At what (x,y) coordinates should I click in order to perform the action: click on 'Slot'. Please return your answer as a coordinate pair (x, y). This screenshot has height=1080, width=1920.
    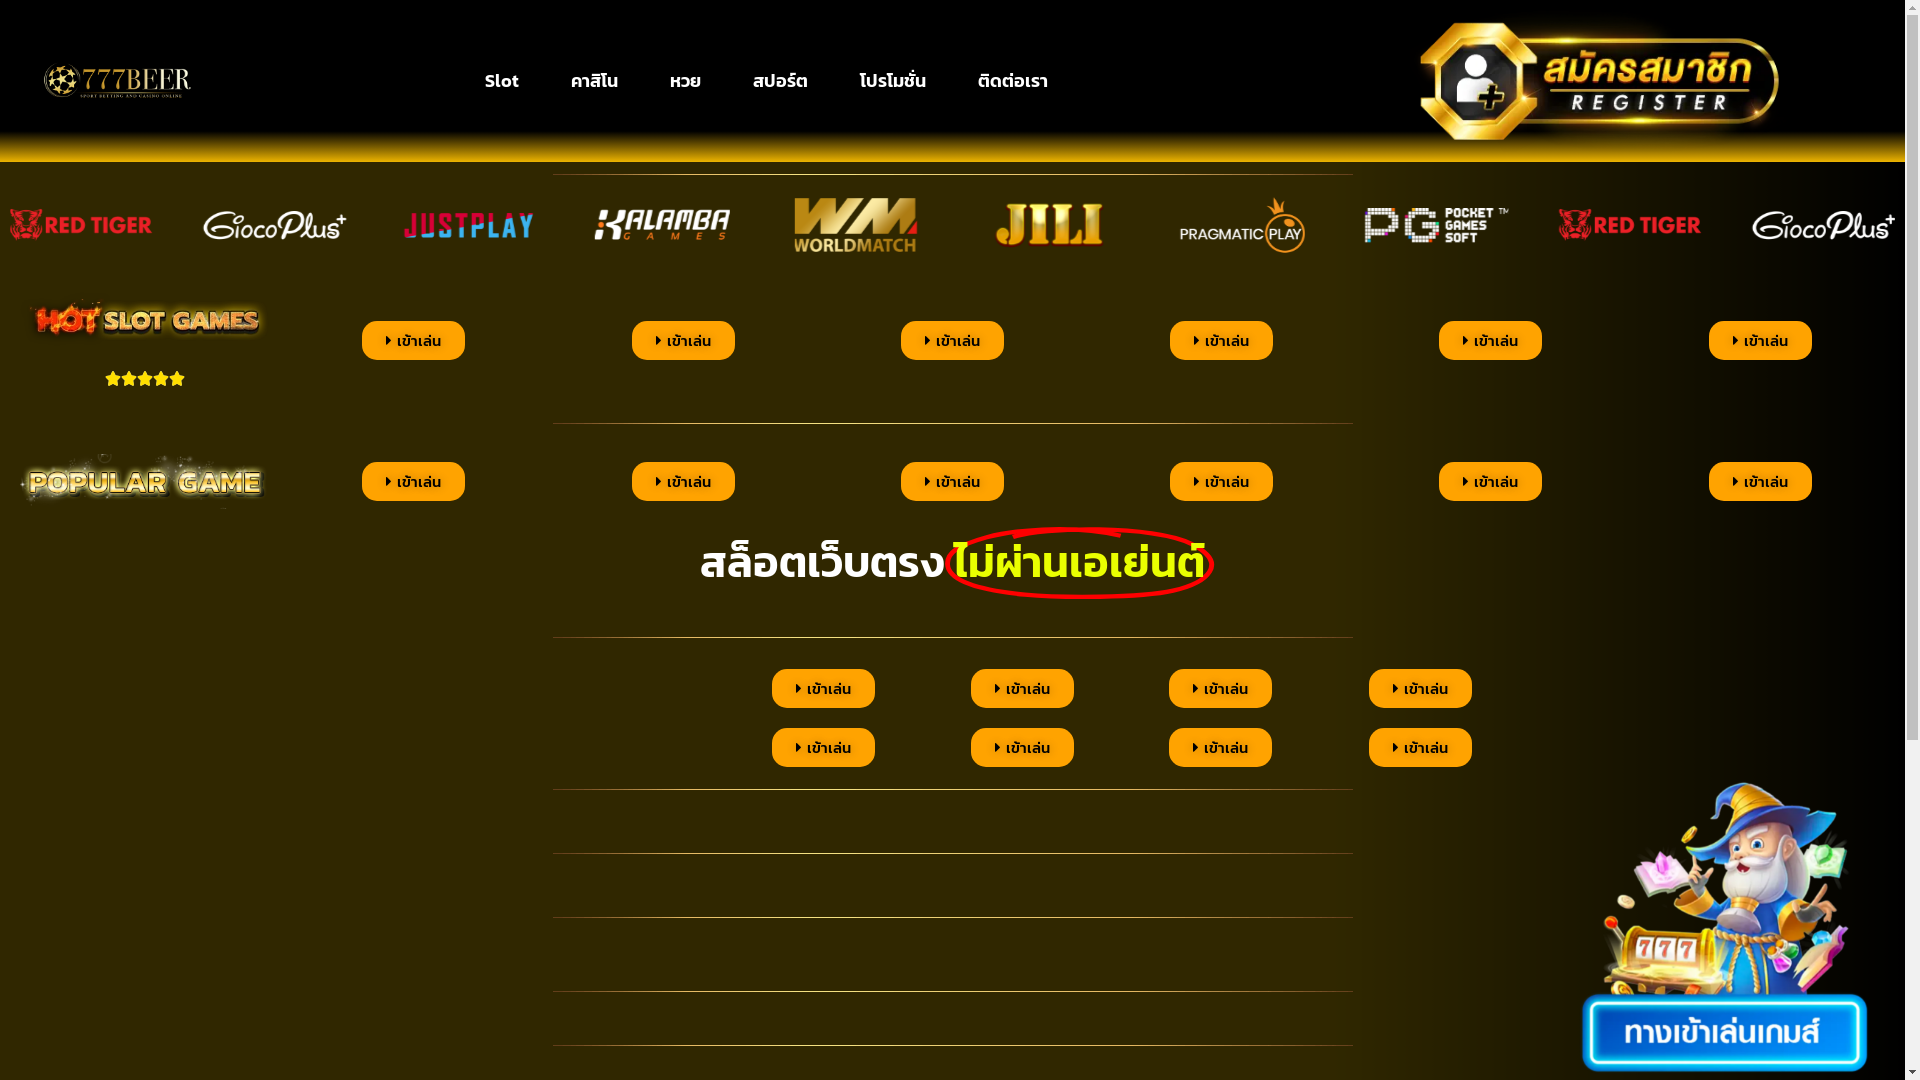
    Looking at the image, I should click on (502, 80).